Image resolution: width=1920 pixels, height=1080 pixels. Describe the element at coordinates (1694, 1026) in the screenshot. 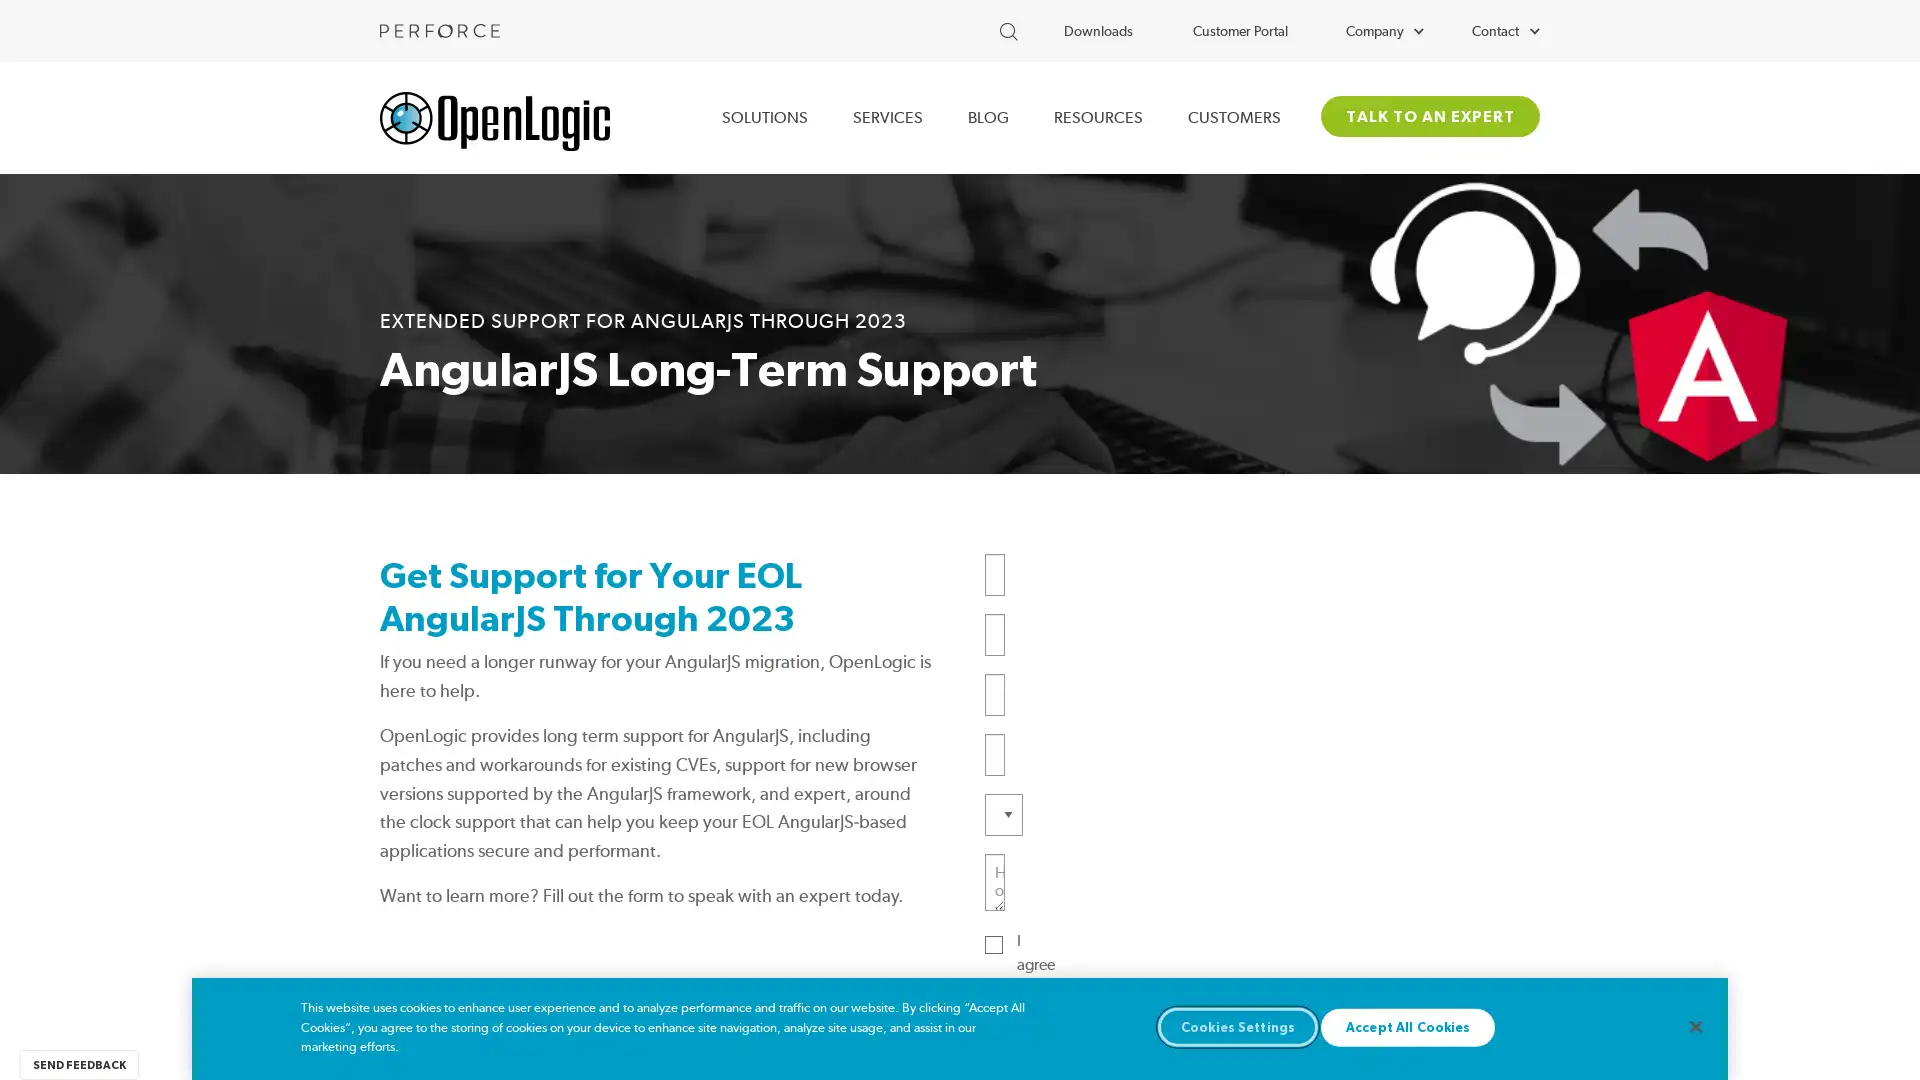

I see `Close` at that location.